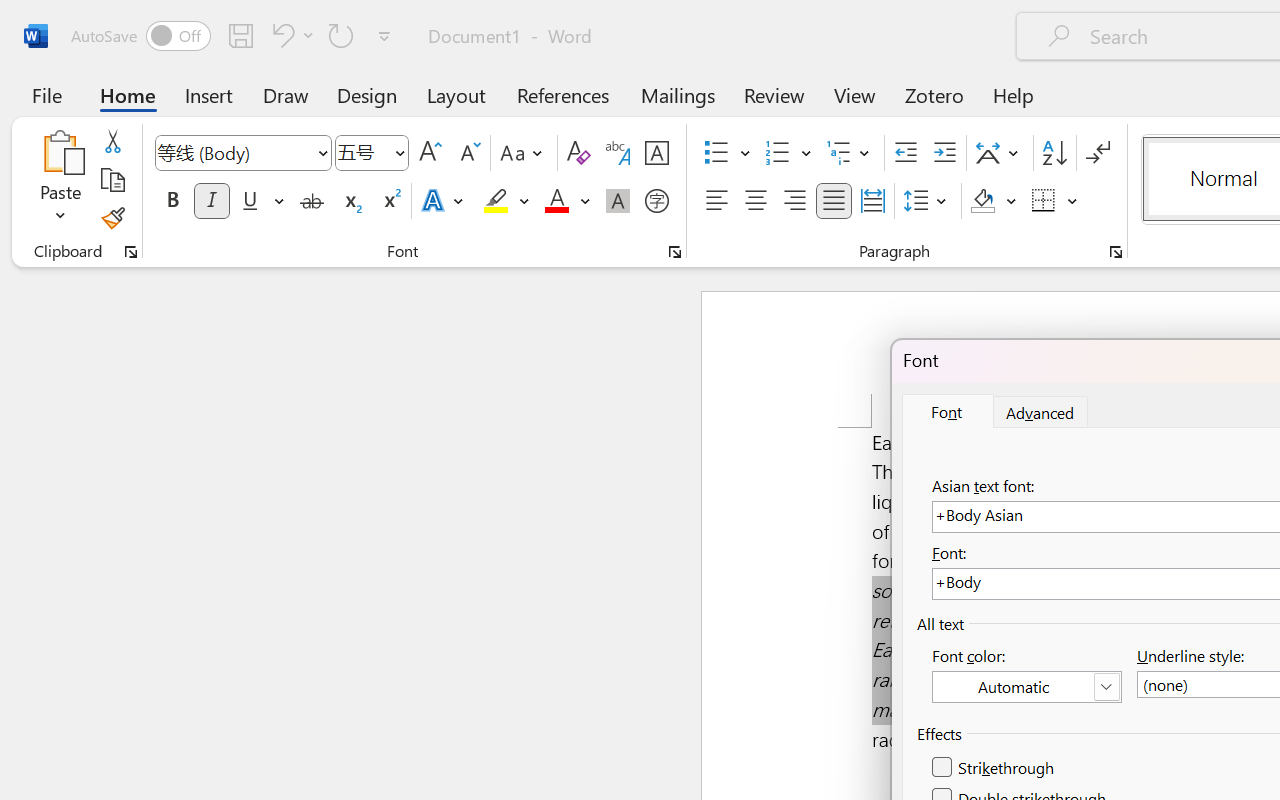 The image size is (1280, 800). What do you see at coordinates (617, 153) in the screenshot?
I see `'Phonetic Guide...'` at bounding box center [617, 153].